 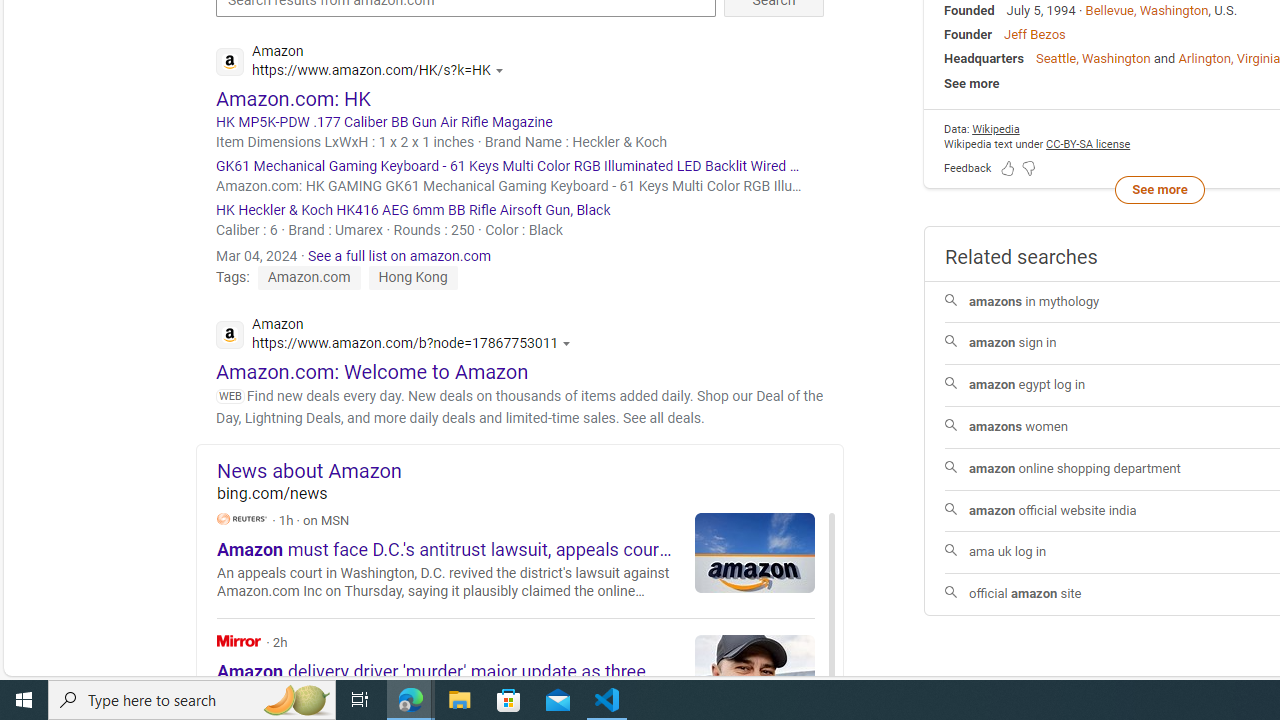 What do you see at coordinates (984, 57) in the screenshot?
I see `'Headquarters'` at bounding box center [984, 57].